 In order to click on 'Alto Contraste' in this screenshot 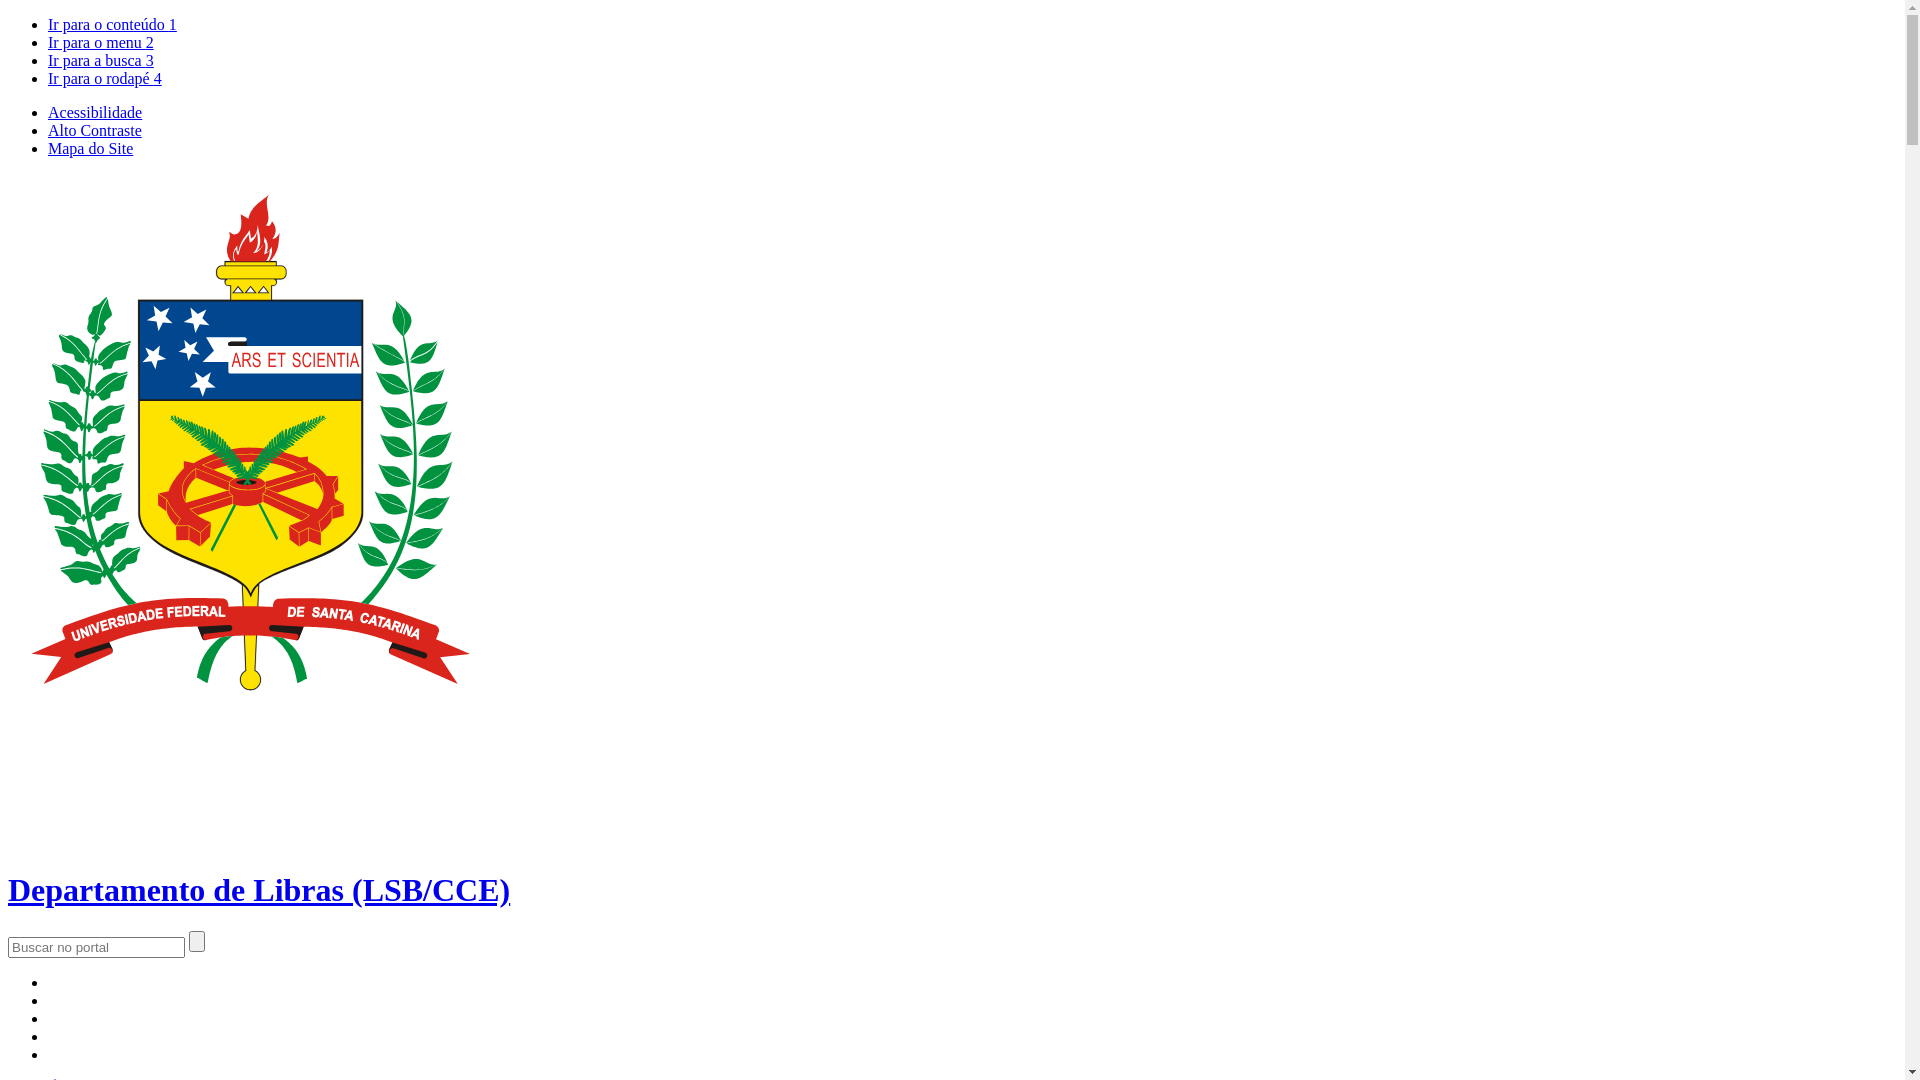, I will do `click(94, 130)`.